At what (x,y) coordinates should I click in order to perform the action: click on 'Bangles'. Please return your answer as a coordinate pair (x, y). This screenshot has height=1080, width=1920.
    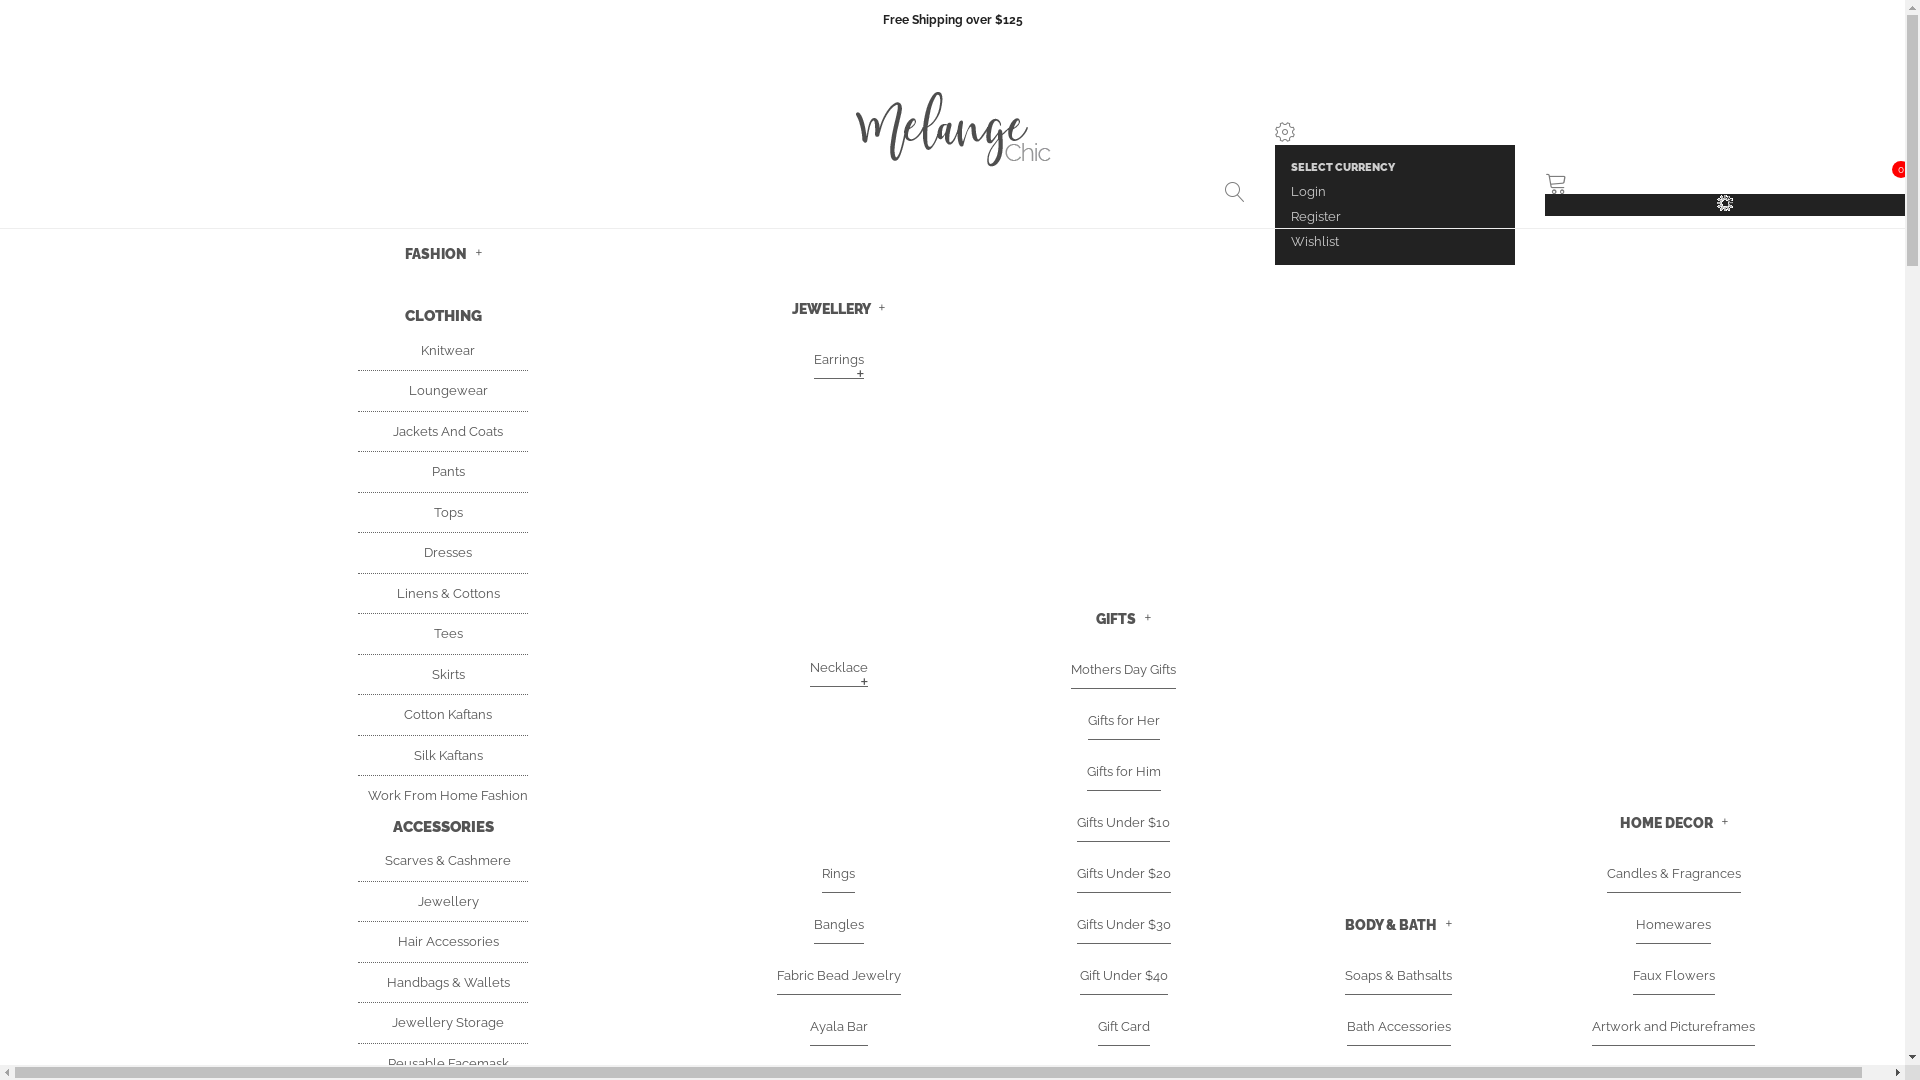
    Looking at the image, I should click on (839, 925).